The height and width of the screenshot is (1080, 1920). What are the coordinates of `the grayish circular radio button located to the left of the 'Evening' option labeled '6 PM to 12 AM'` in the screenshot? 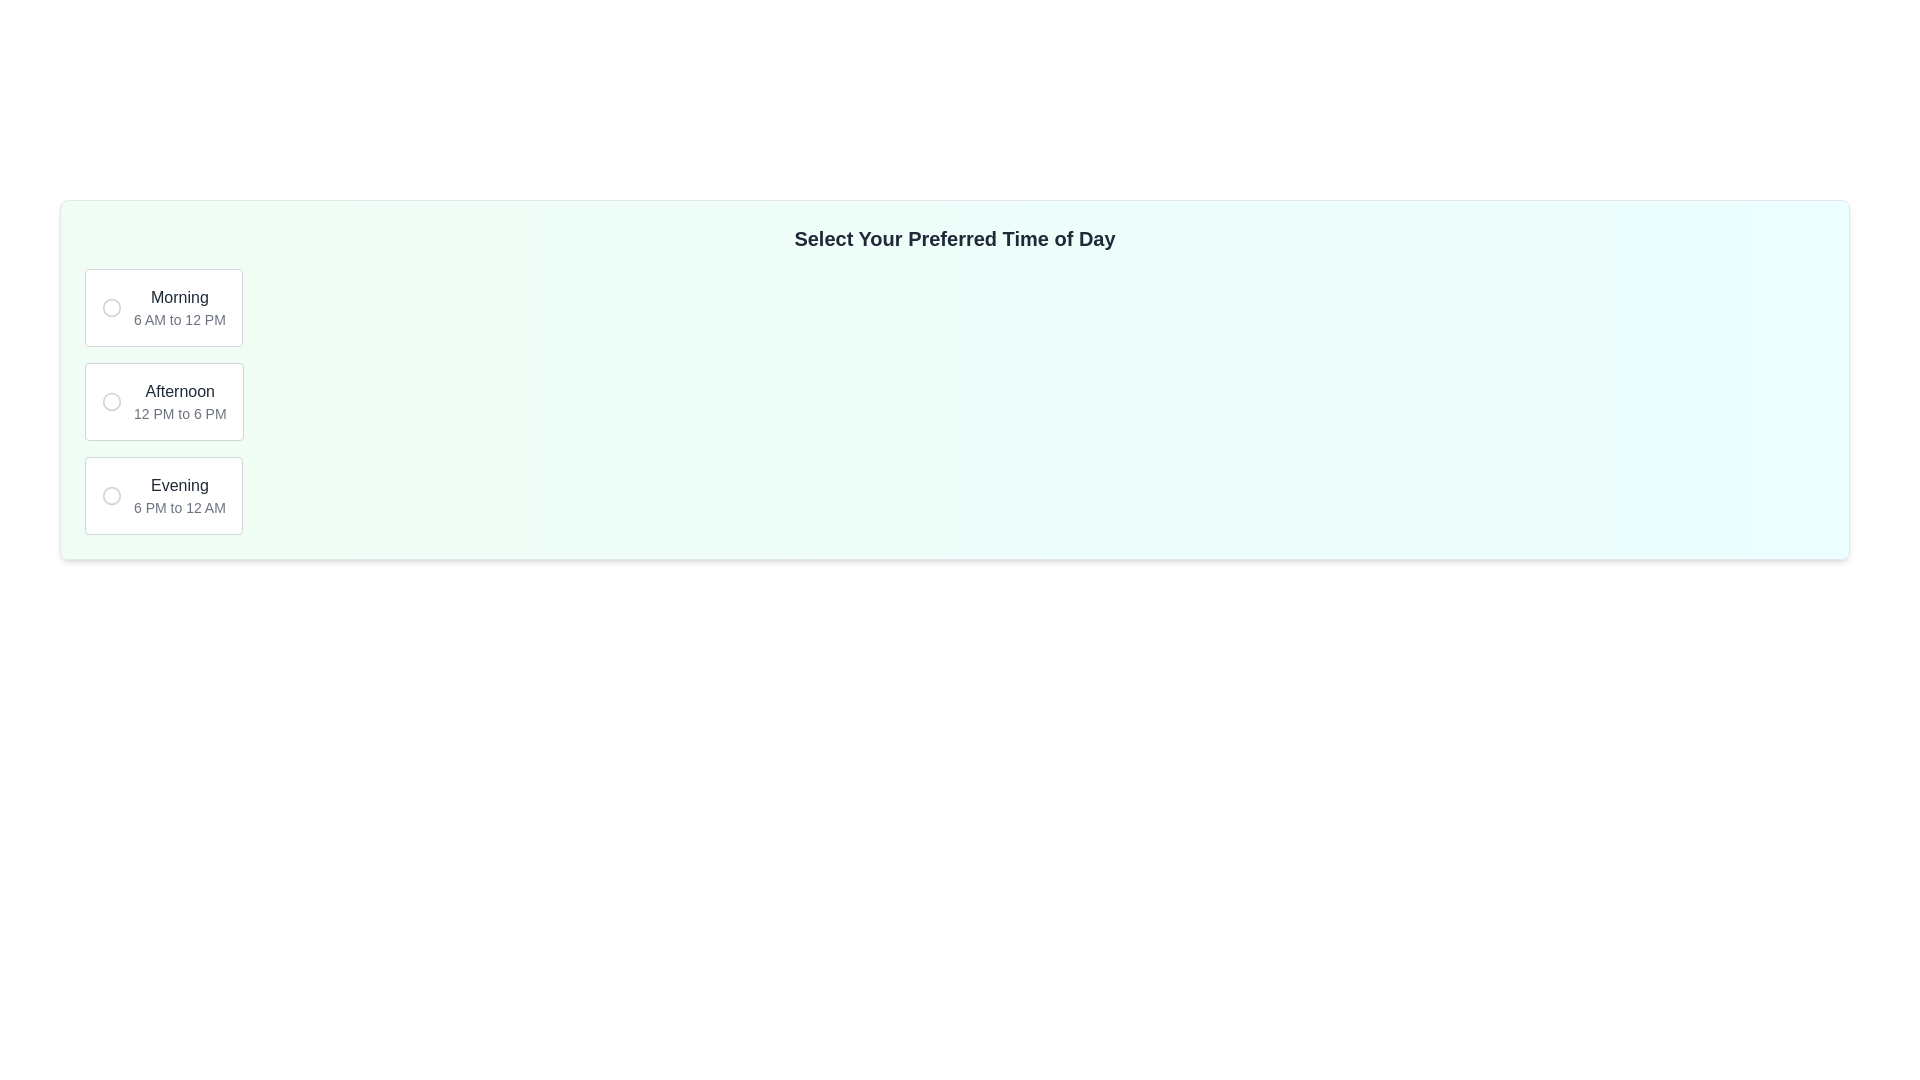 It's located at (110, 495).